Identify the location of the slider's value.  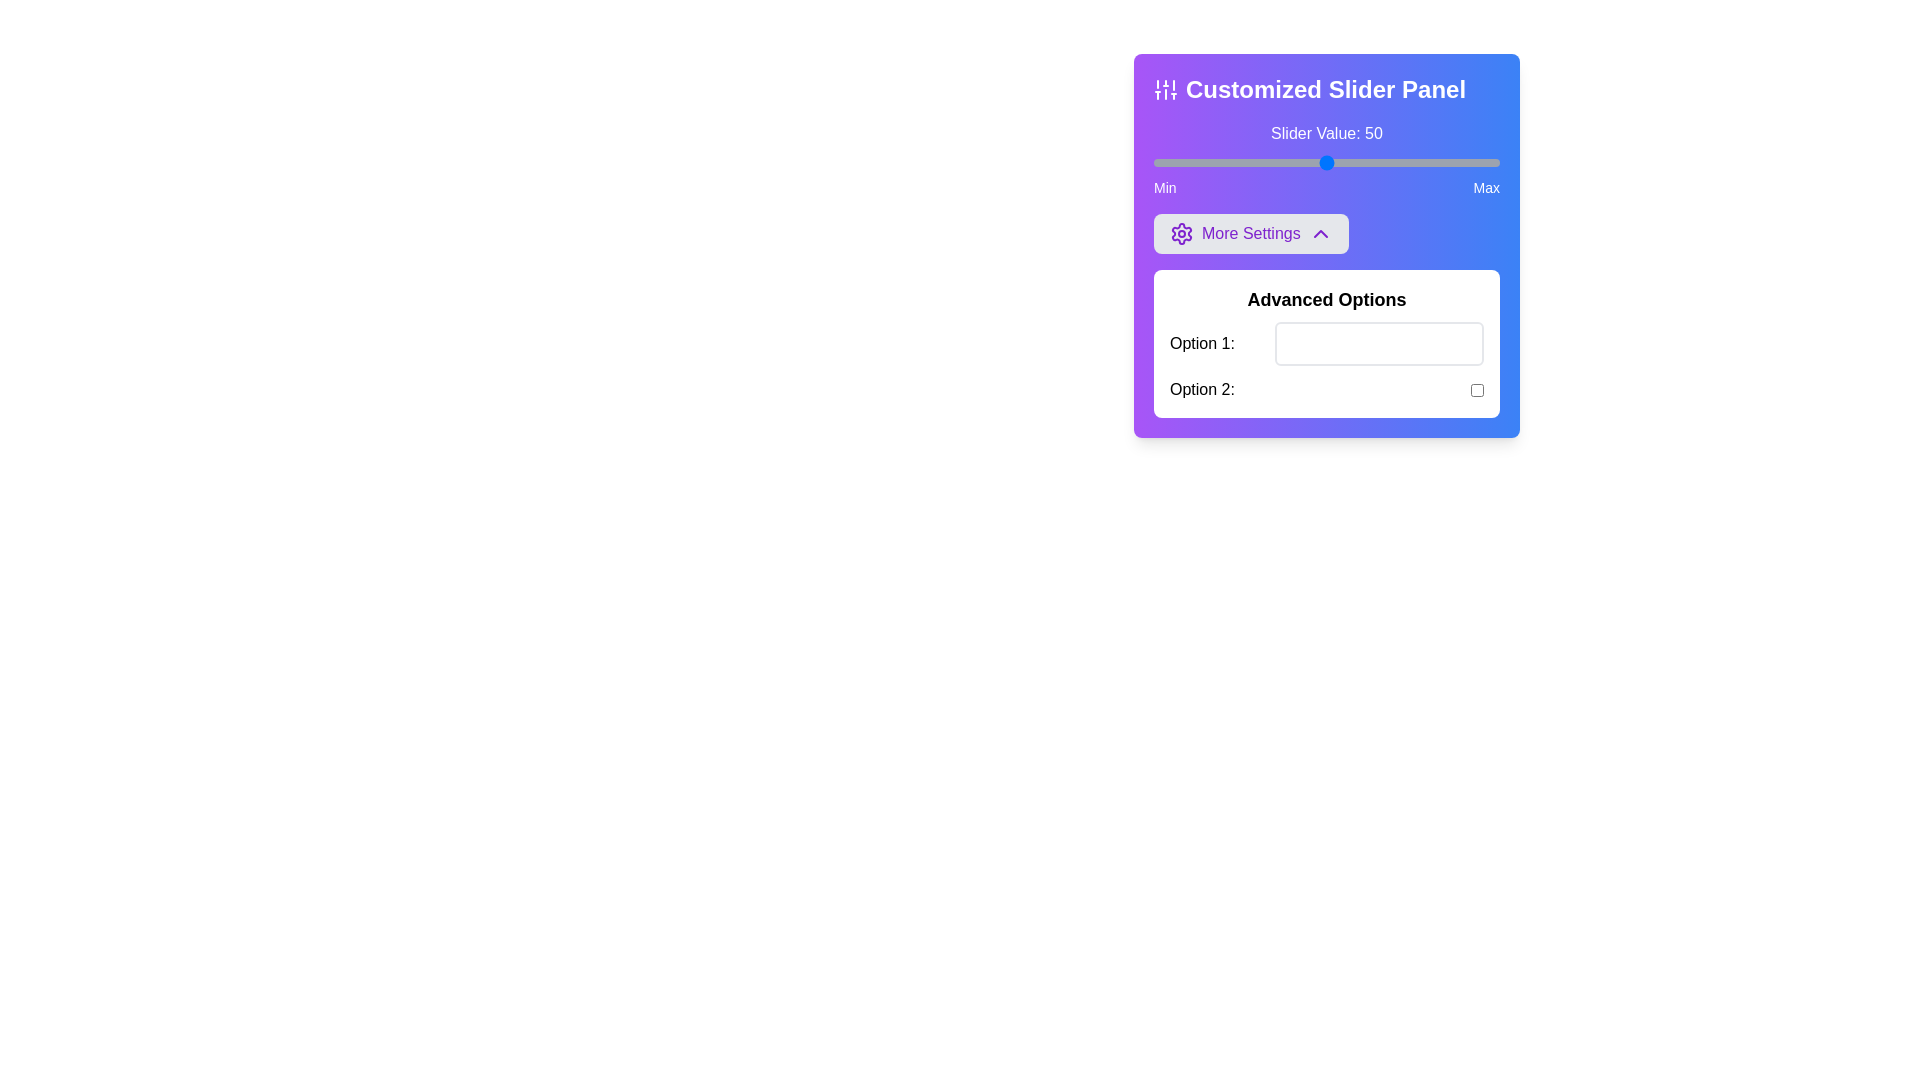
(1371, 161).